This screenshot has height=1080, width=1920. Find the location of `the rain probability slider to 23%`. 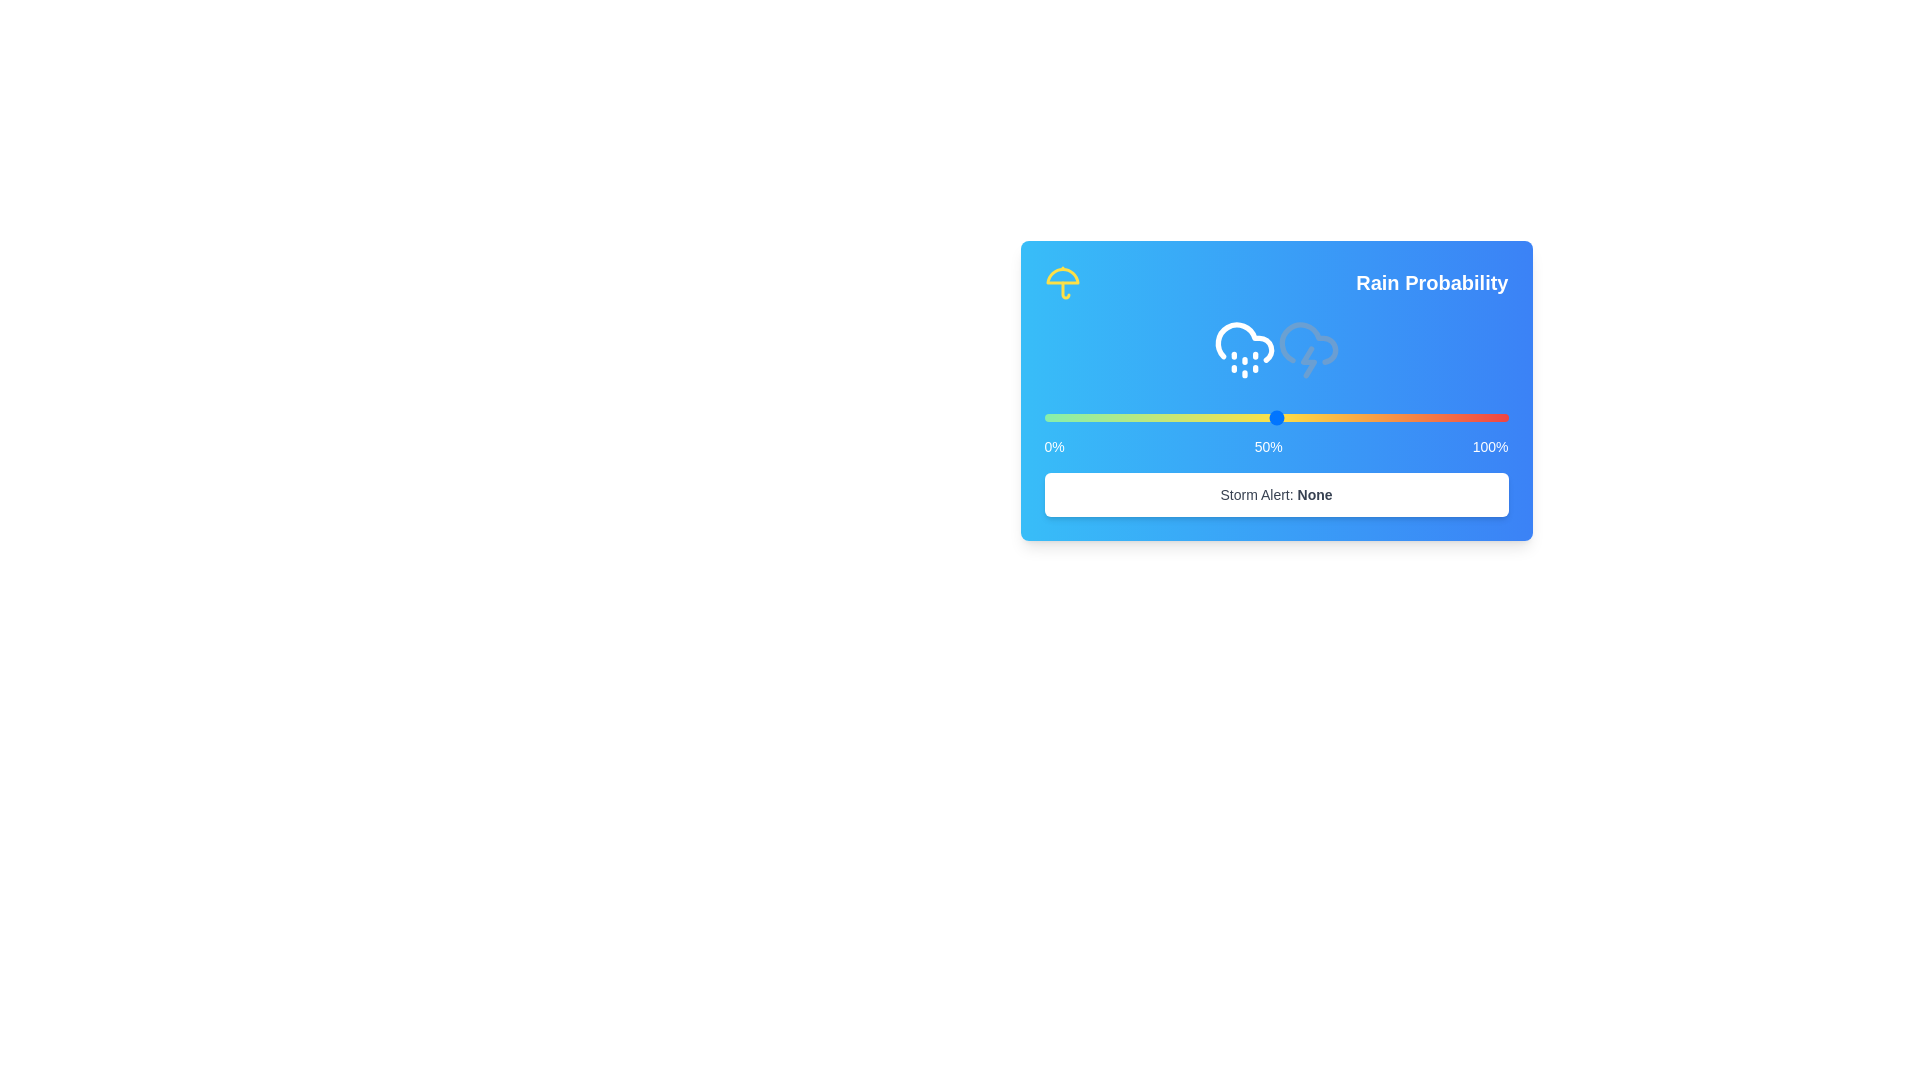

the rain probability slider to 23% is located at coordinates (1151, 416).